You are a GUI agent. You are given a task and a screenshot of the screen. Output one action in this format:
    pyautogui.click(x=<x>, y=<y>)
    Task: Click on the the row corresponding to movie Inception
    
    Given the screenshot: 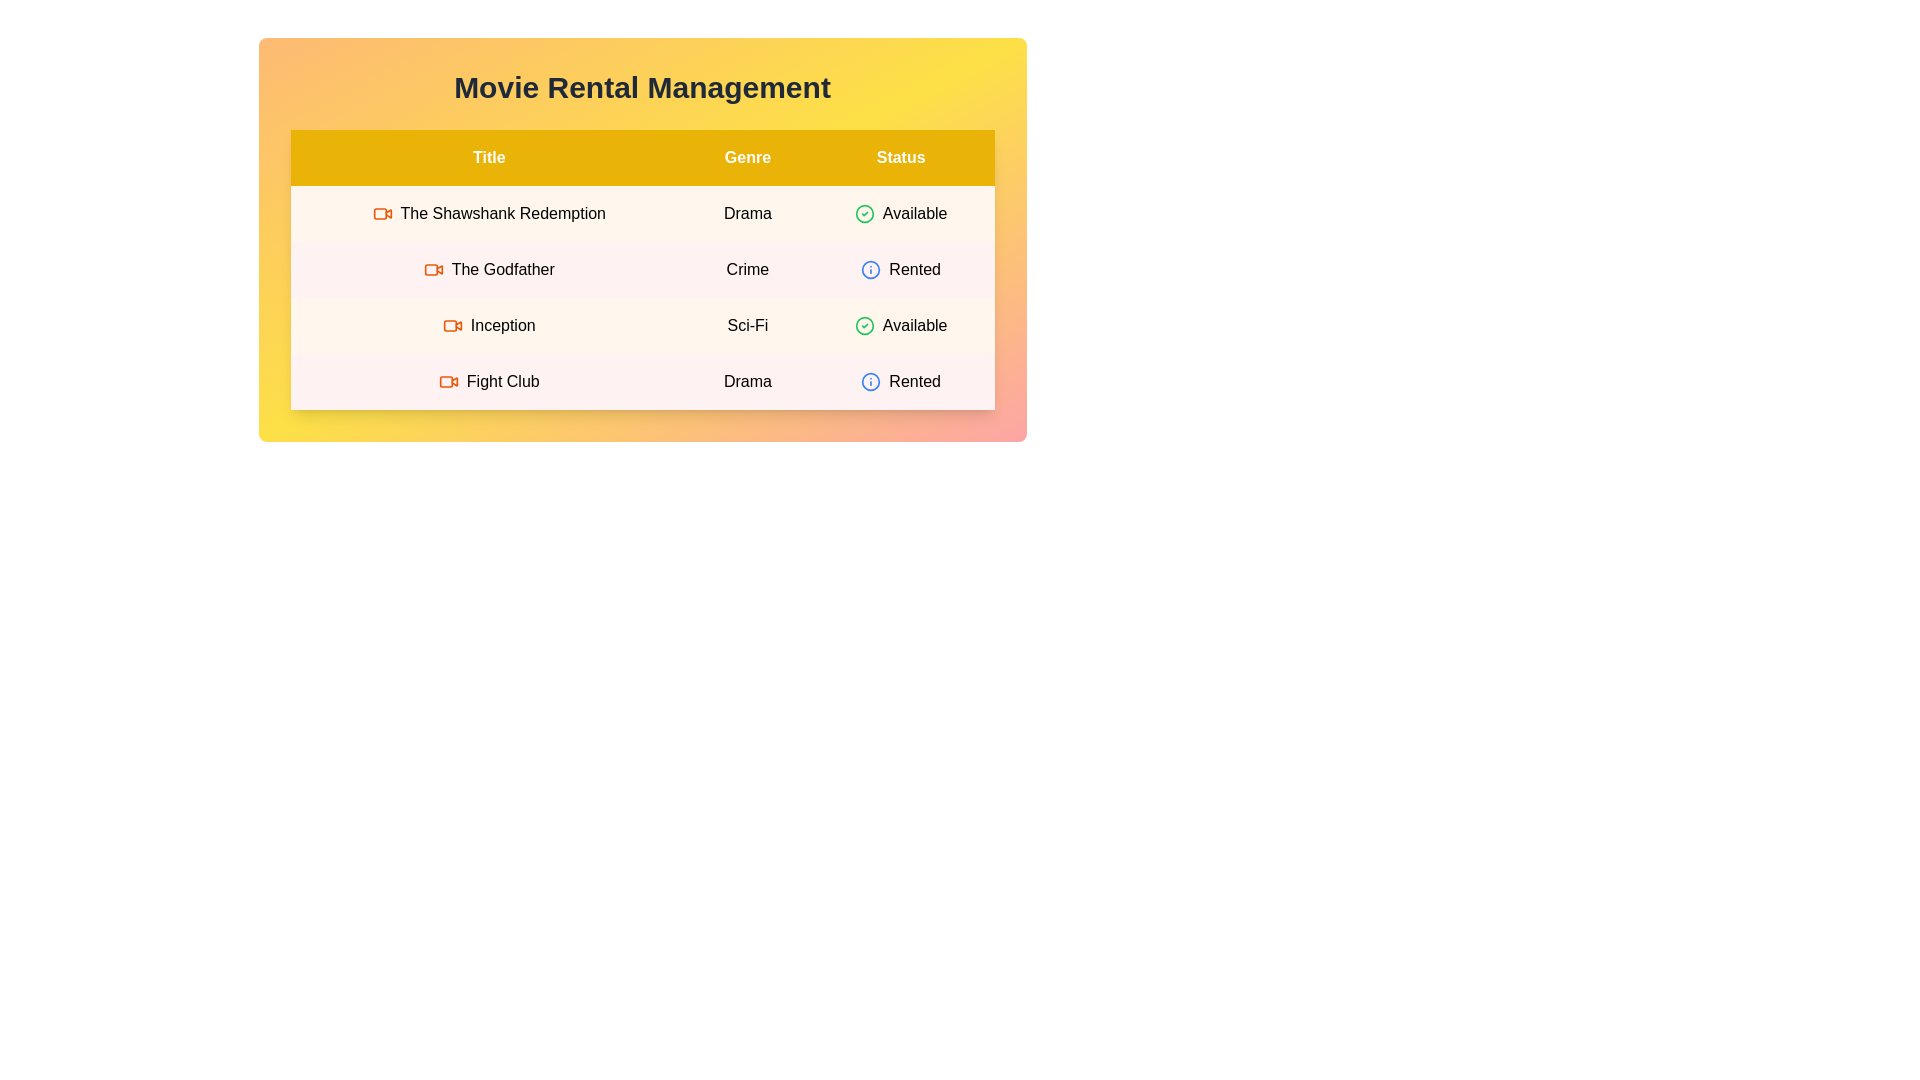 What is the action you would take?
    pyautogui.click(x=642, y=325)
    